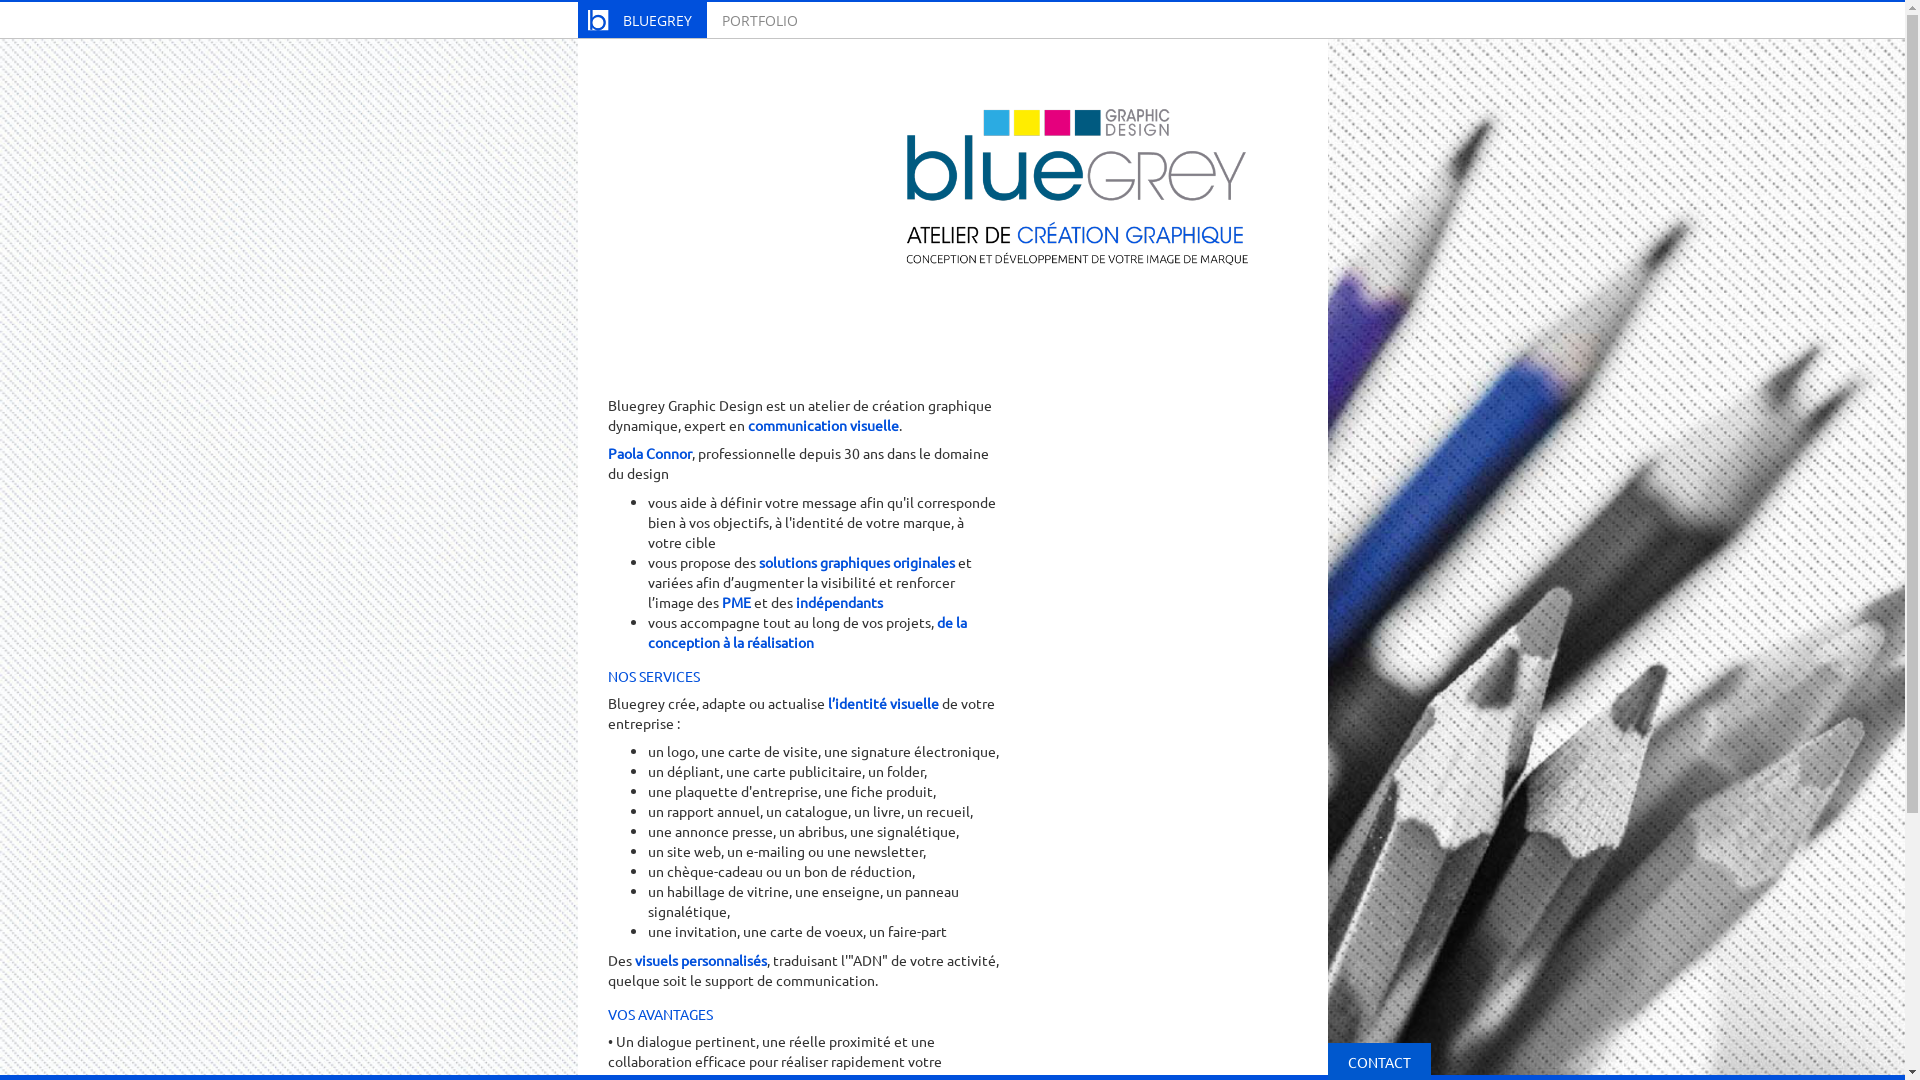  Describe the element at coordinates (705, 19) in the screenshot. I see `'PORTFOLIO'` at that location.